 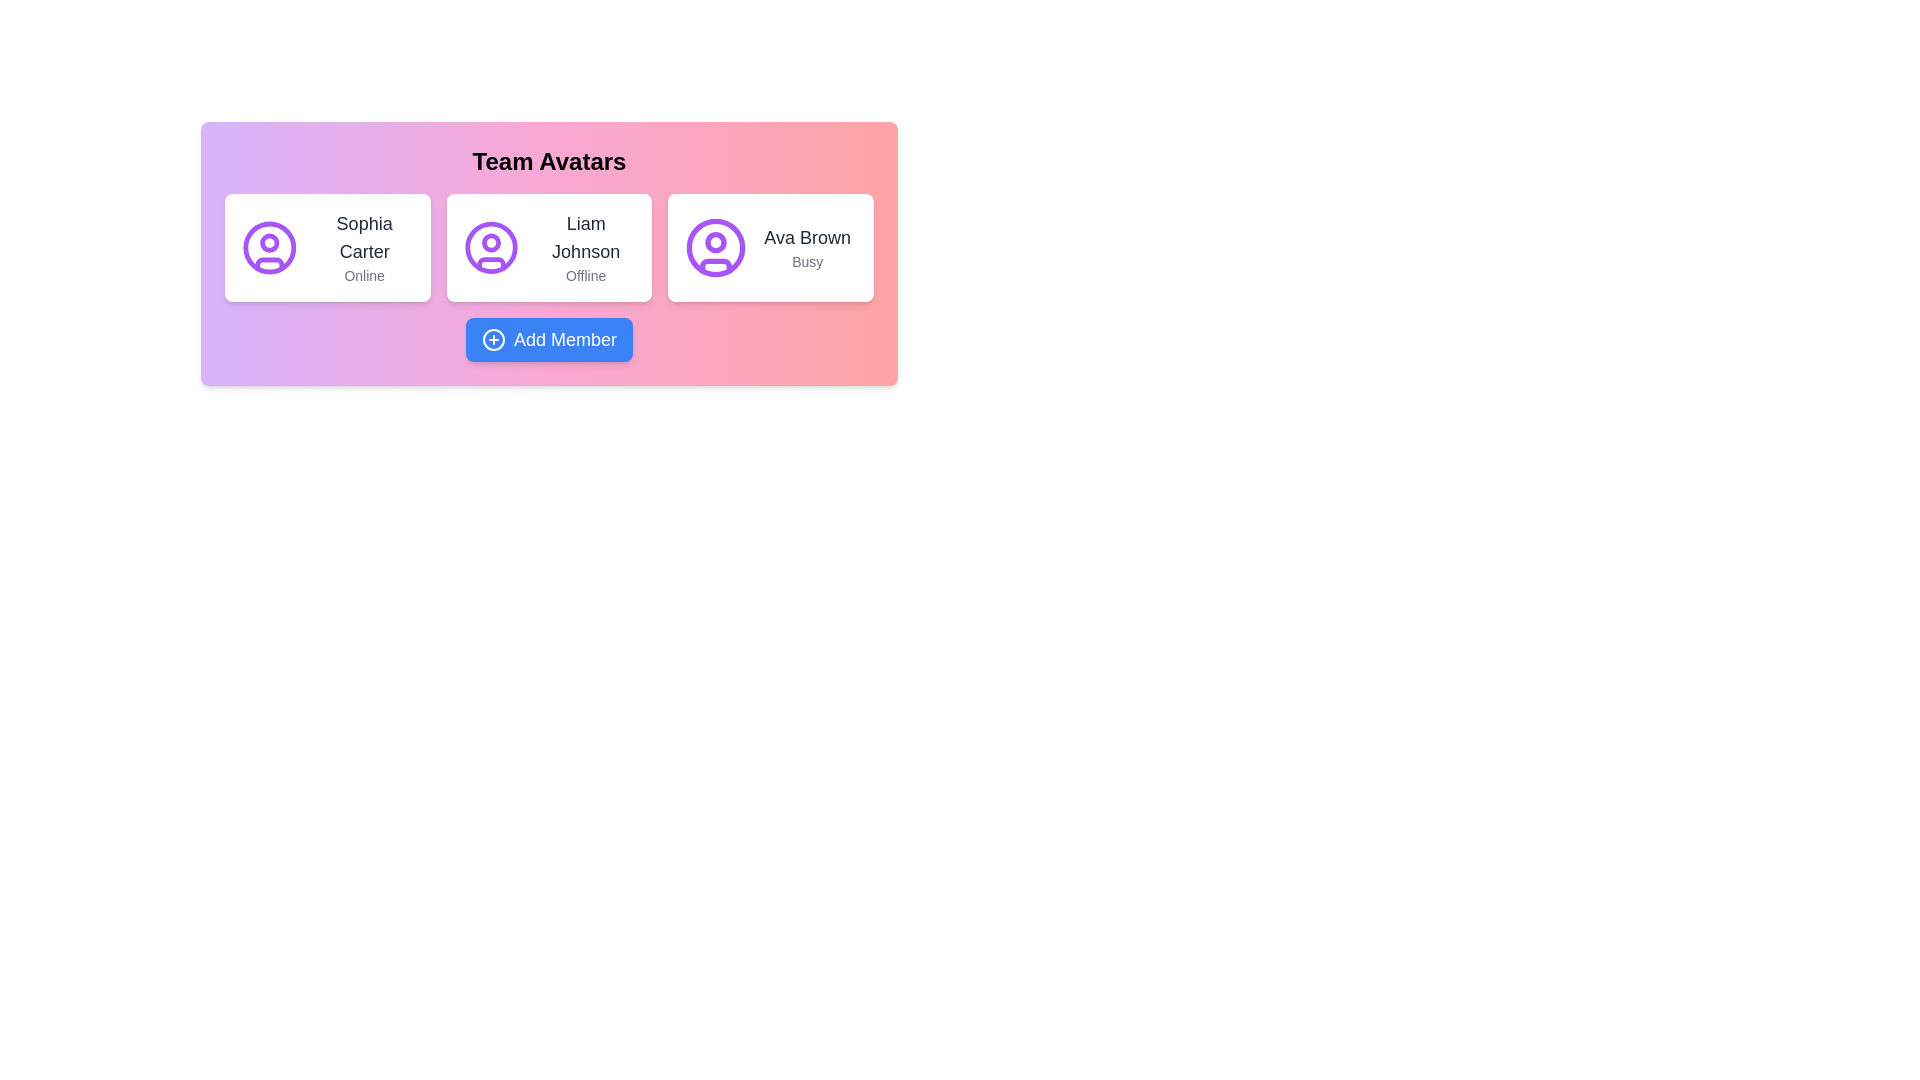 What do you see at coordinates (491, 242) in the screenshot?
I see `the circular icon representing the user avatar for 'Liam Johnson', which is the second avatar in the 'Team Avatars' section` at bounding box center [491, 242].